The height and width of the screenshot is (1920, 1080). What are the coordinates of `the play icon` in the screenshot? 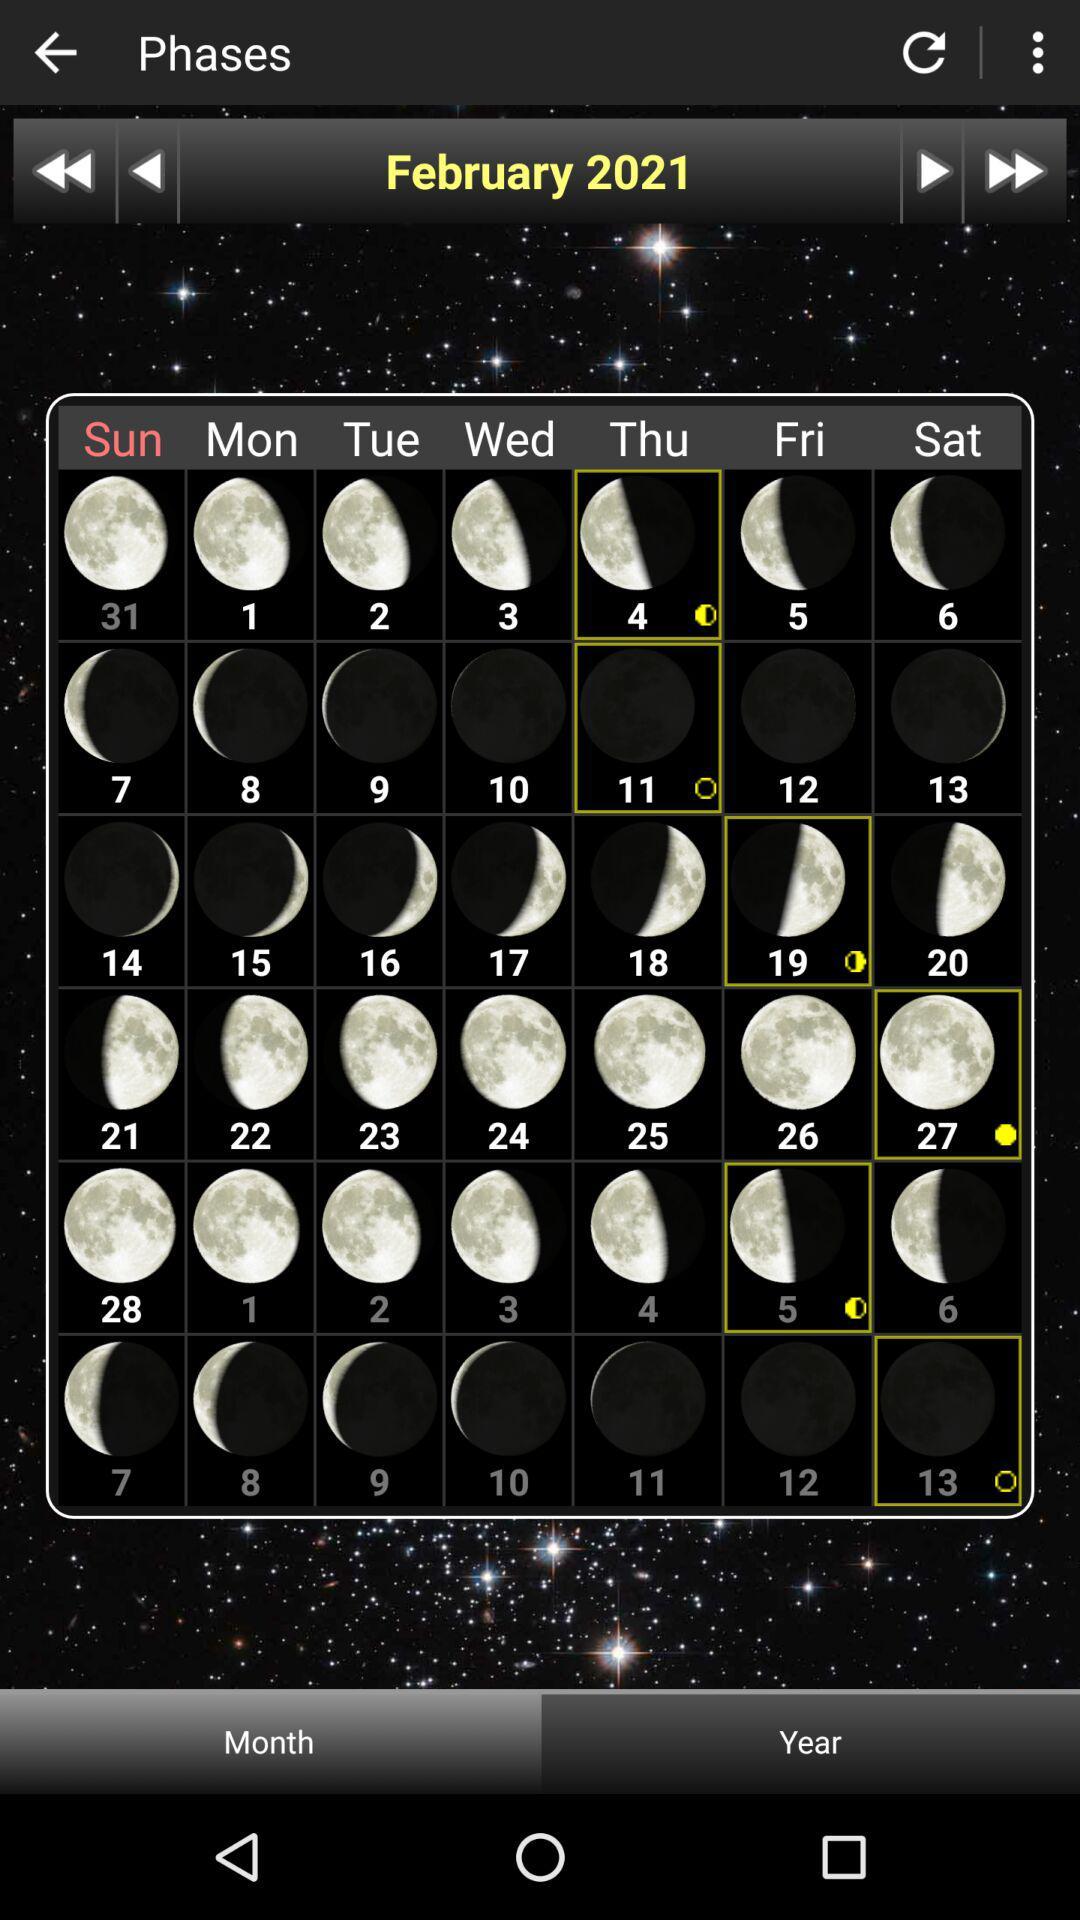 It's located at (932, 171).